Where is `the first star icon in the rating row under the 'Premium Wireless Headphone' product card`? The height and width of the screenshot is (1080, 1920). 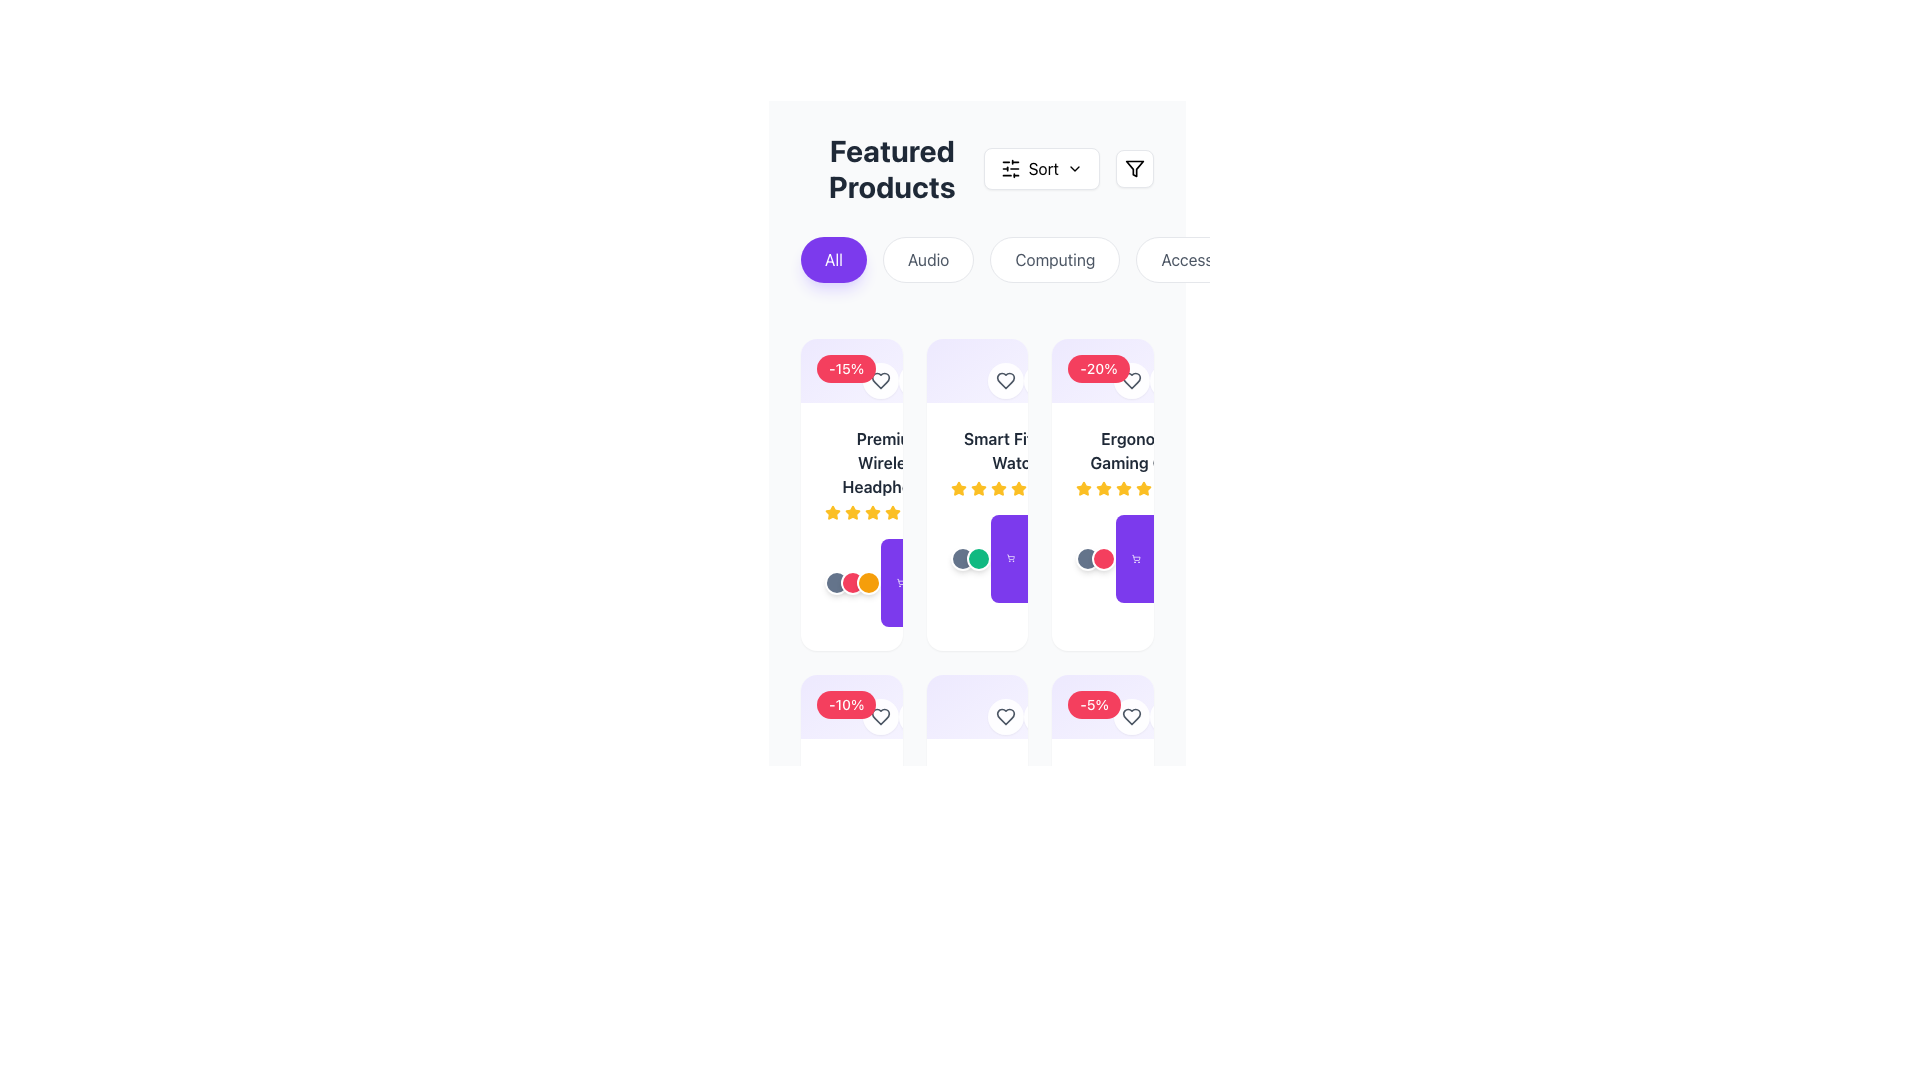 the first star icon in the rating row under the 'Premium Wireless Headphone' product card is located at coordinates (833, 512).